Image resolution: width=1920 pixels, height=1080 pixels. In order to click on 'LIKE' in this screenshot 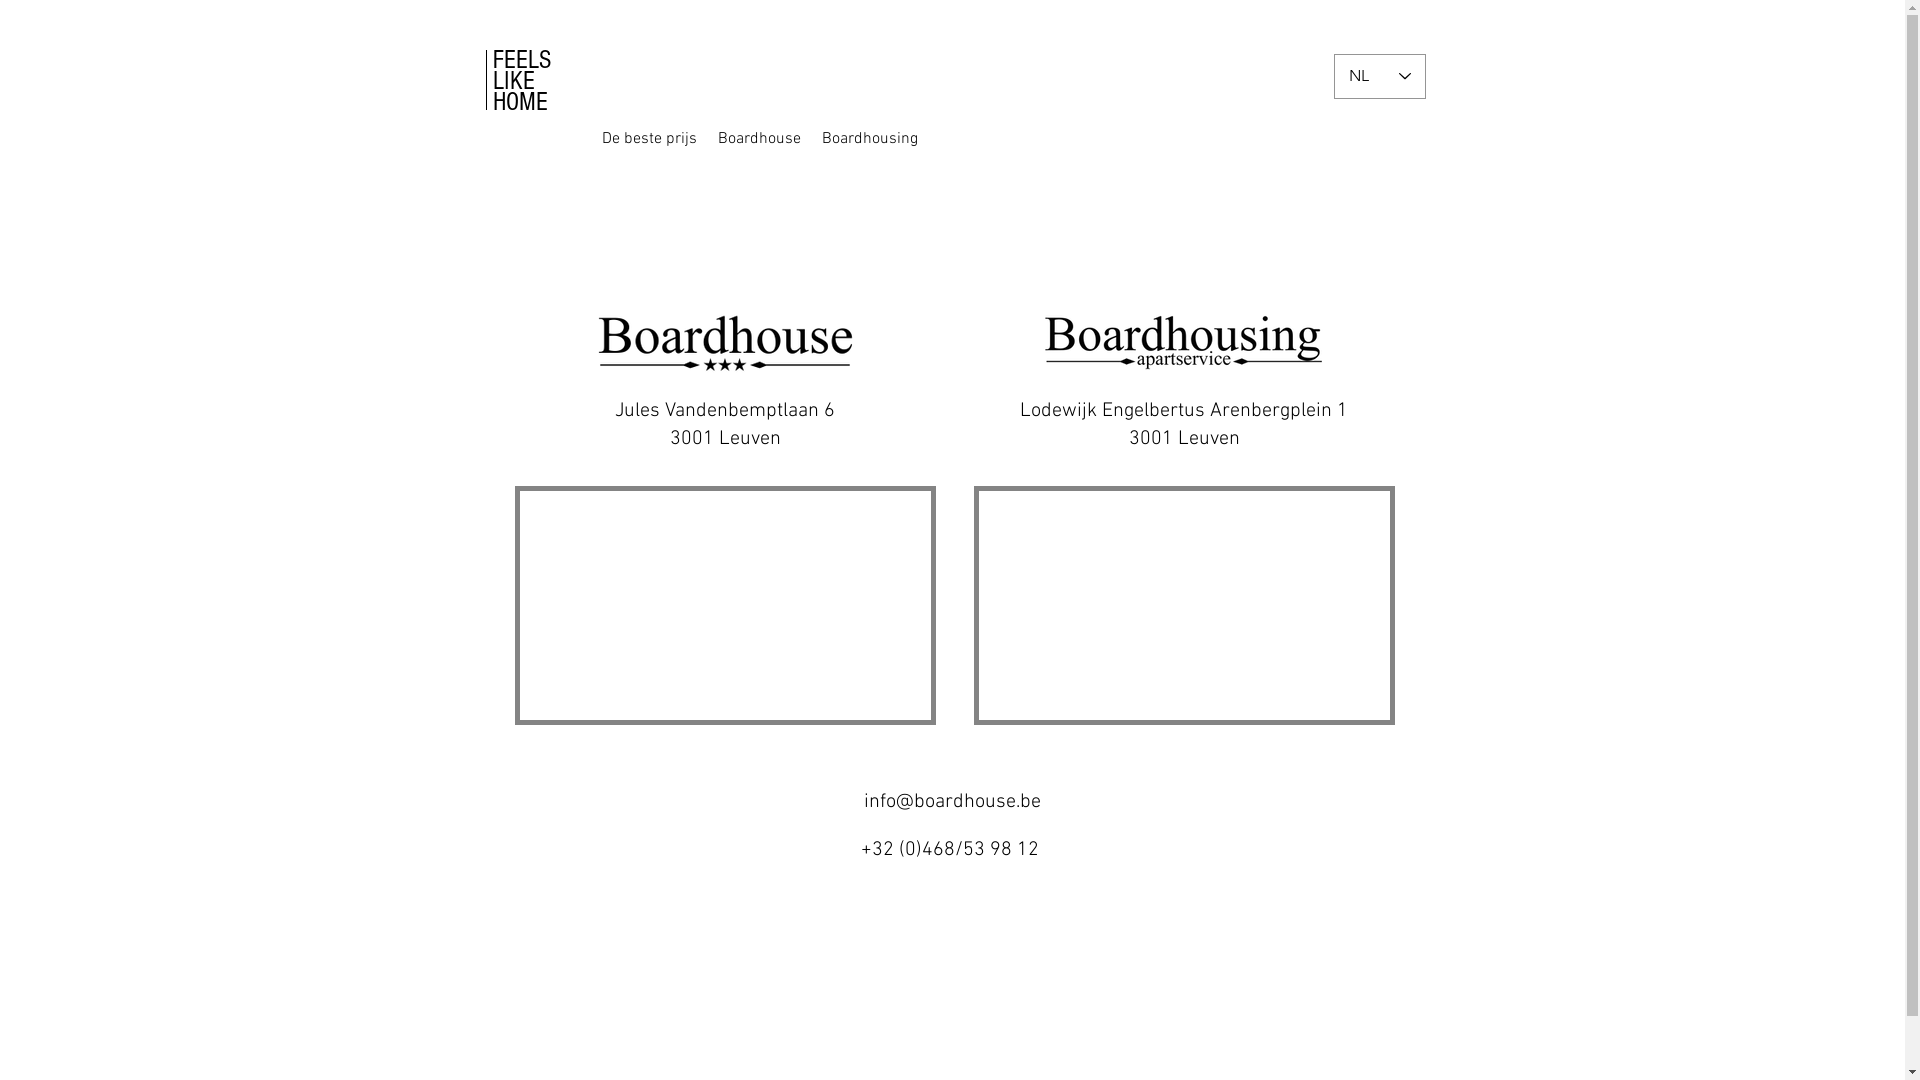, I will do `click(513, 80)`.